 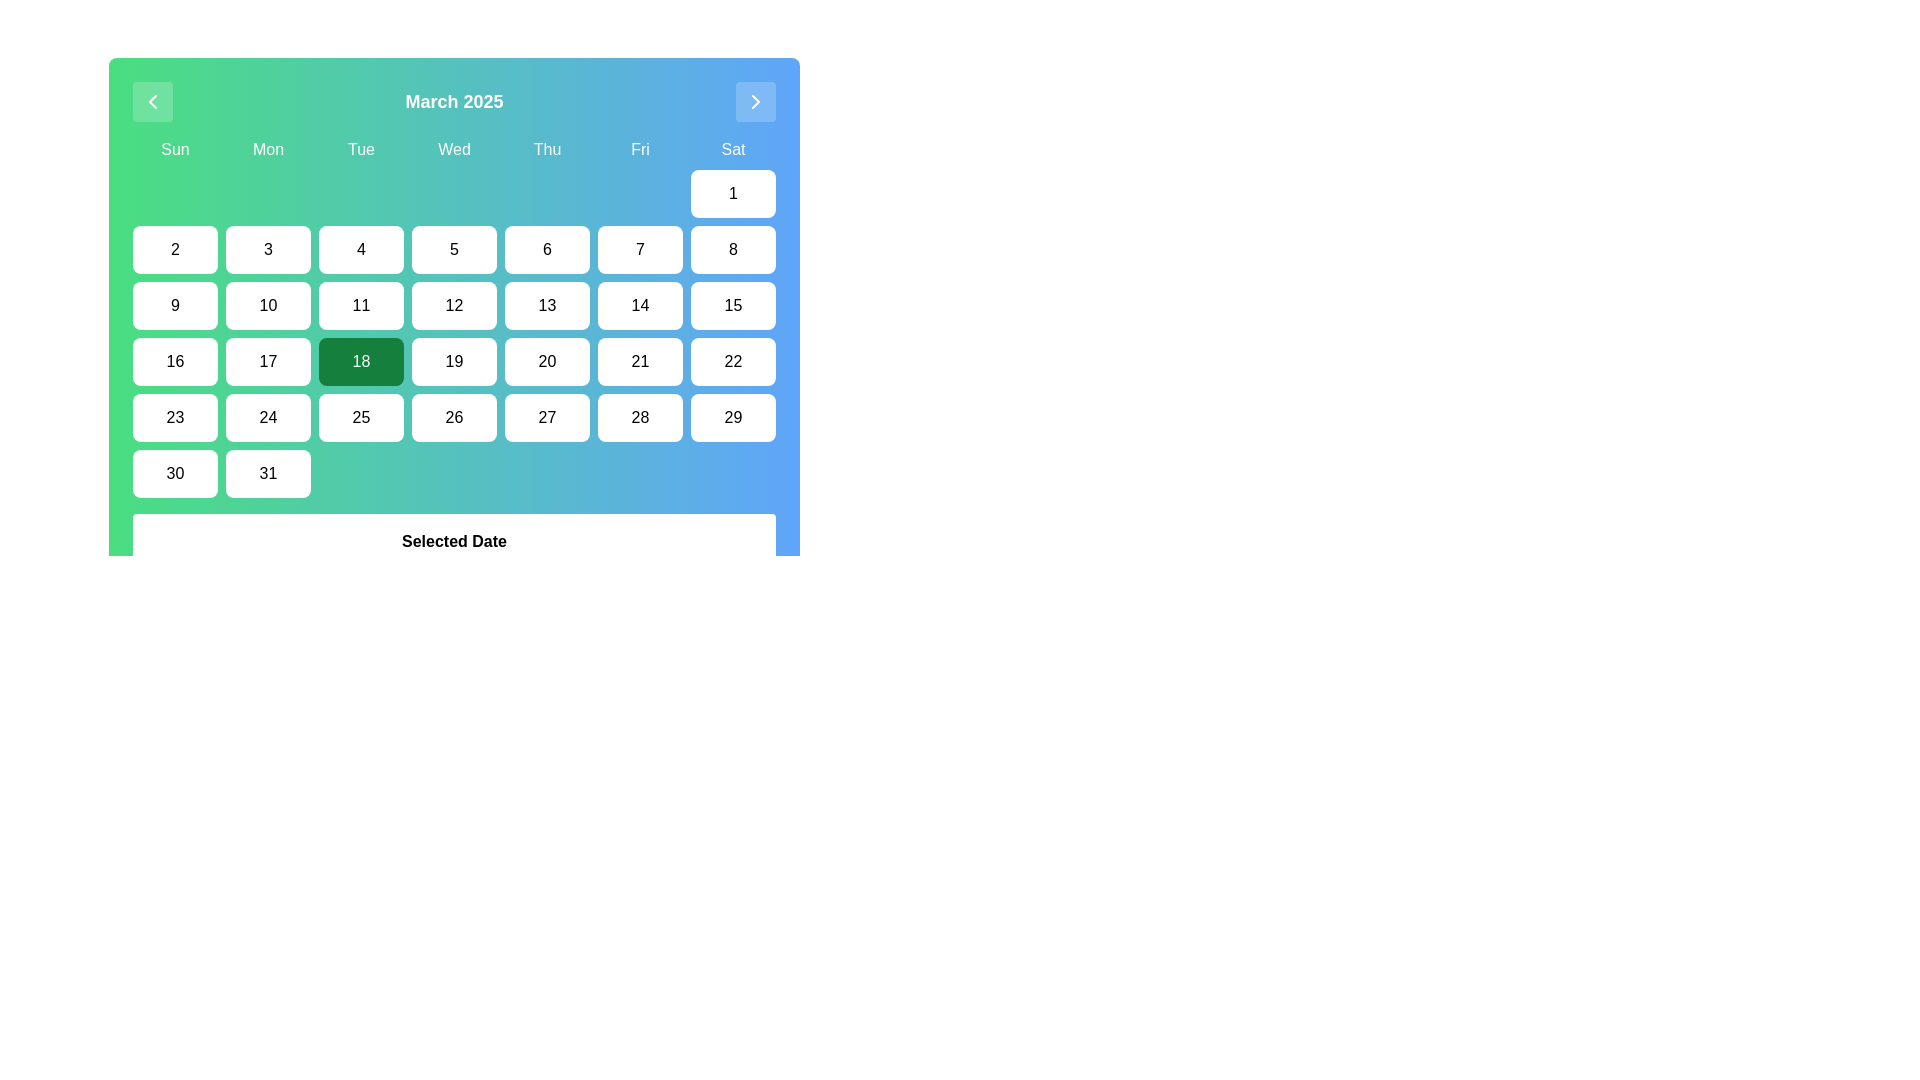 What do you see at coordinates (152, 101) in the screenshot?
I see `the chevron icon located in the top-left corner of the calendar interface` at bounding box center [152, 101].